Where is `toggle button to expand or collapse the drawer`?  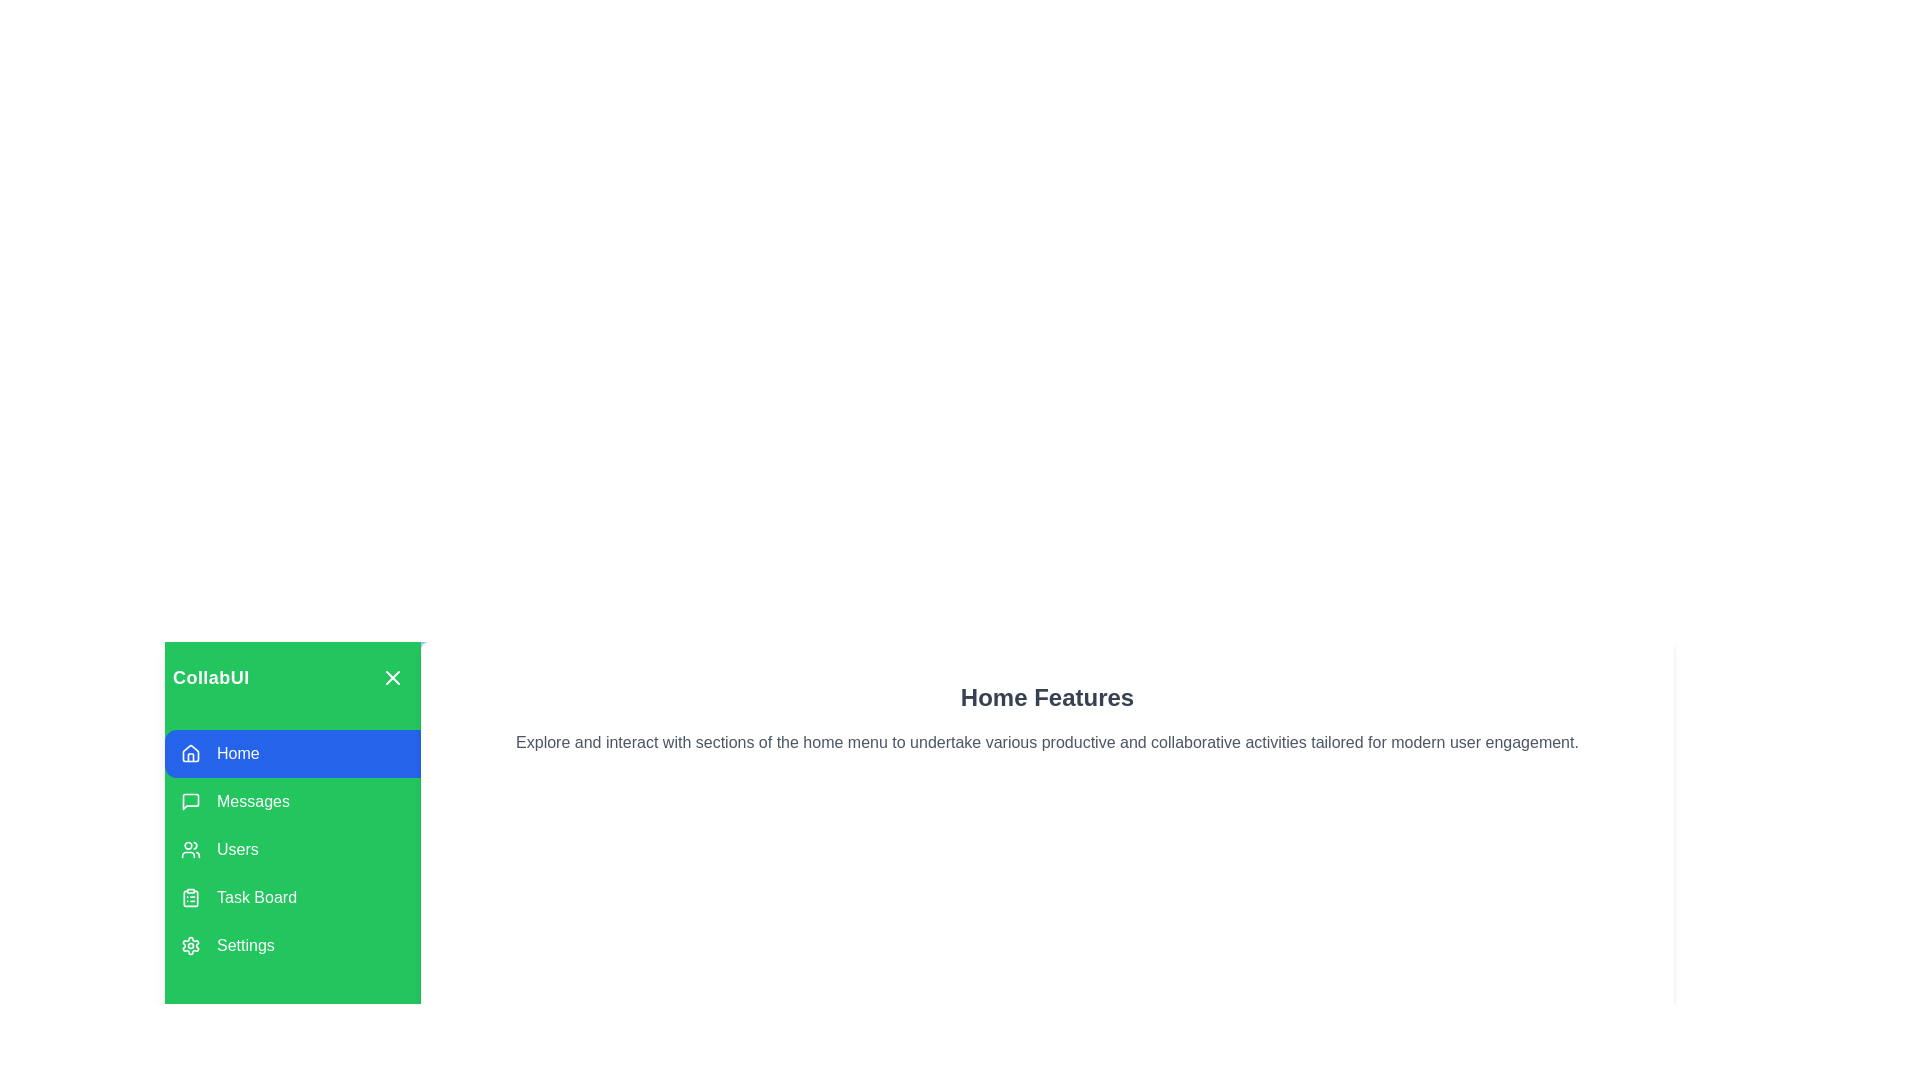
toggle button to expand or collapse the drawer is located at coordinates (393, 677).